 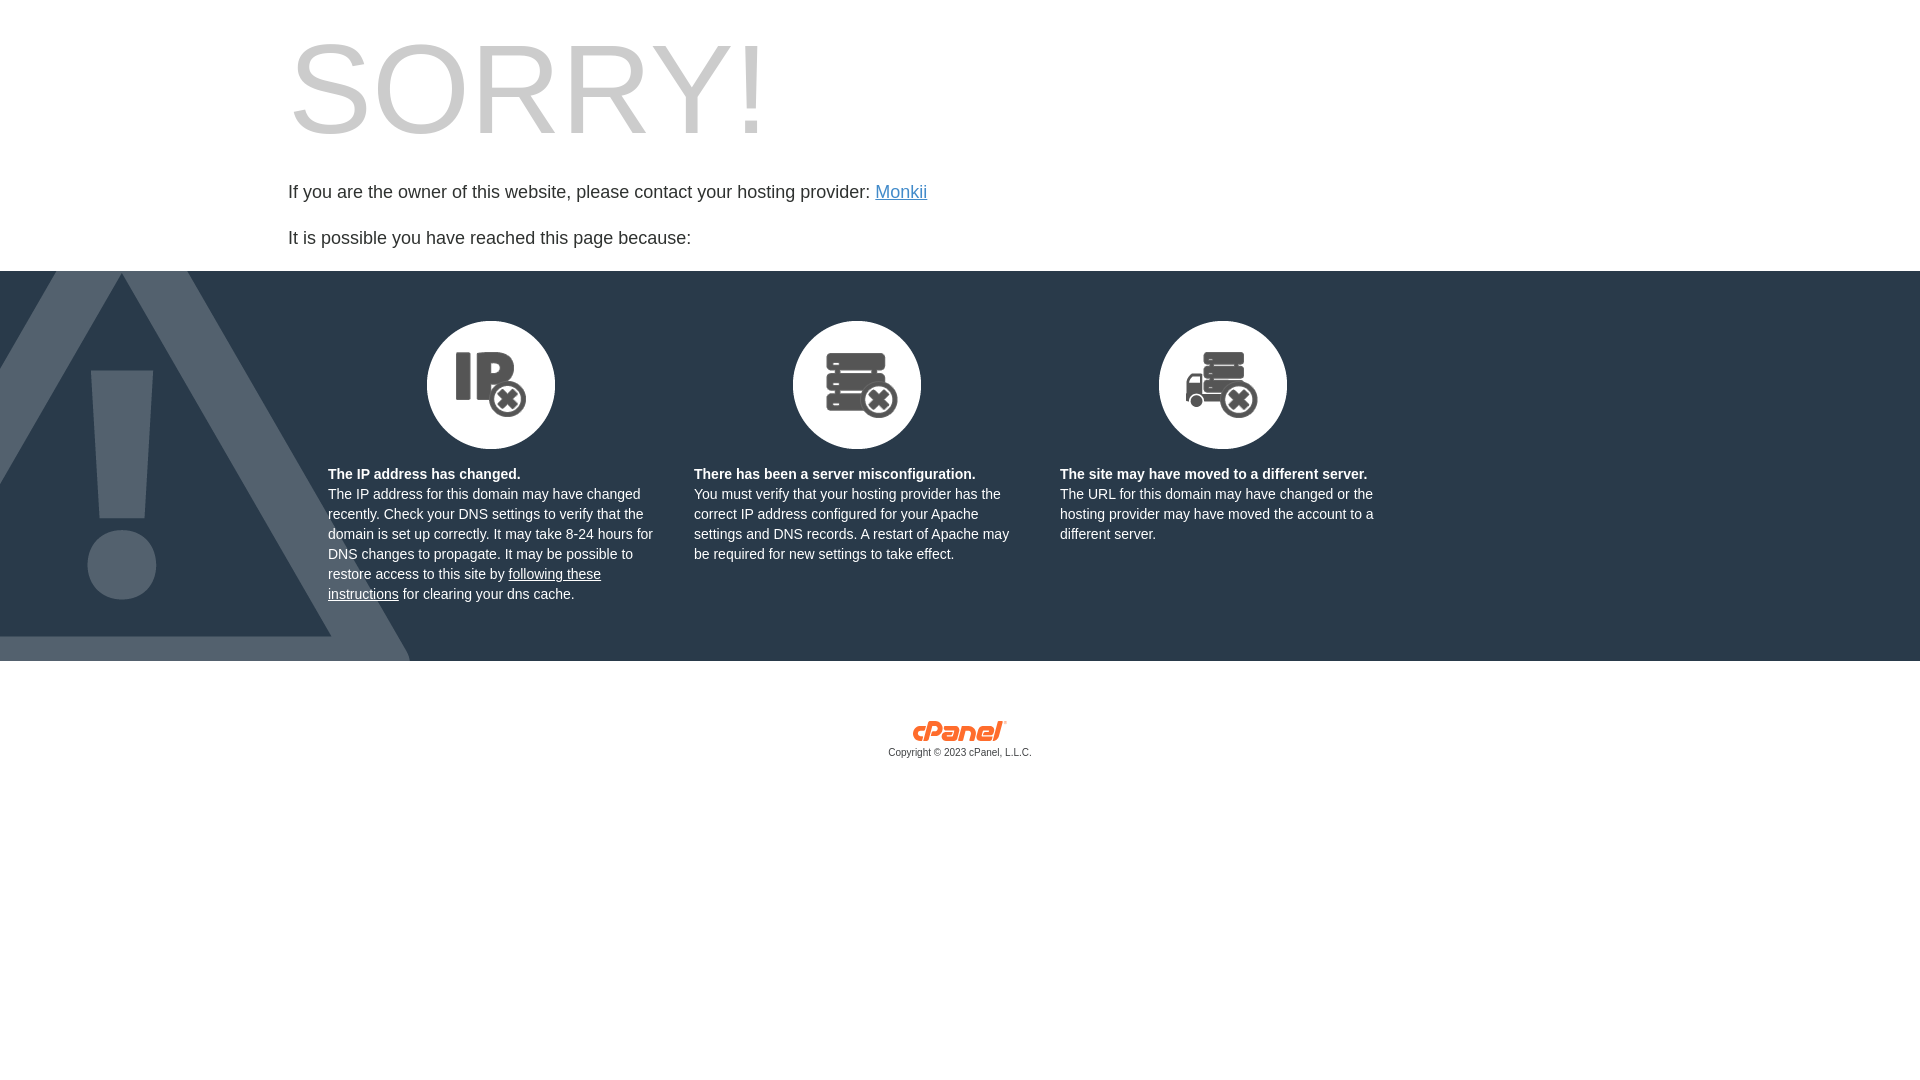 What do you see at coordinates (900, 192) in the screenshot?
I see `'Monkii'` at bounding box center [900, 192].